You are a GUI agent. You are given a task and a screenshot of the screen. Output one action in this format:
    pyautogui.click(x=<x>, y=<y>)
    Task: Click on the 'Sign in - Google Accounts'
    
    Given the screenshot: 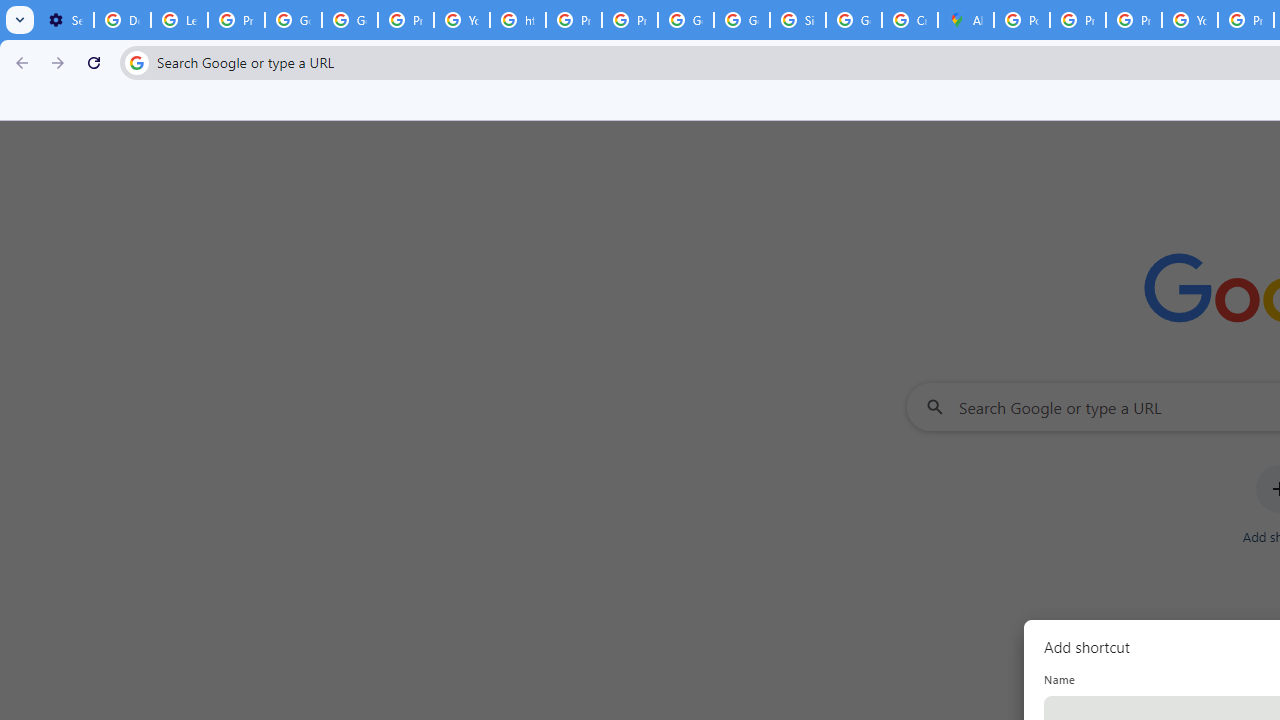 What is the action you would take?
    pyautogui.click(x=797, y=20)
    